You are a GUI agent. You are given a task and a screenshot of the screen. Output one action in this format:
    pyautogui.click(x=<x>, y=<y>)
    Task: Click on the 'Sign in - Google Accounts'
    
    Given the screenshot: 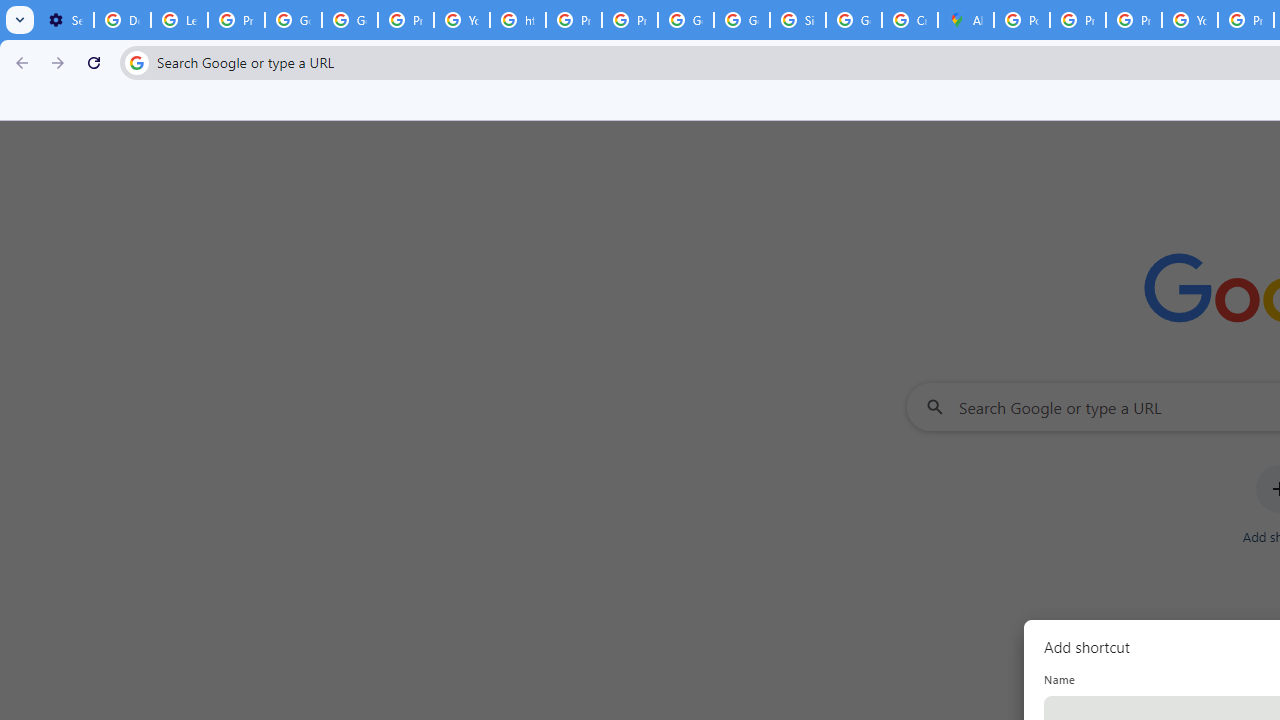 What is the action you would take?
    pyautogui.click(x=797, y=20)
    